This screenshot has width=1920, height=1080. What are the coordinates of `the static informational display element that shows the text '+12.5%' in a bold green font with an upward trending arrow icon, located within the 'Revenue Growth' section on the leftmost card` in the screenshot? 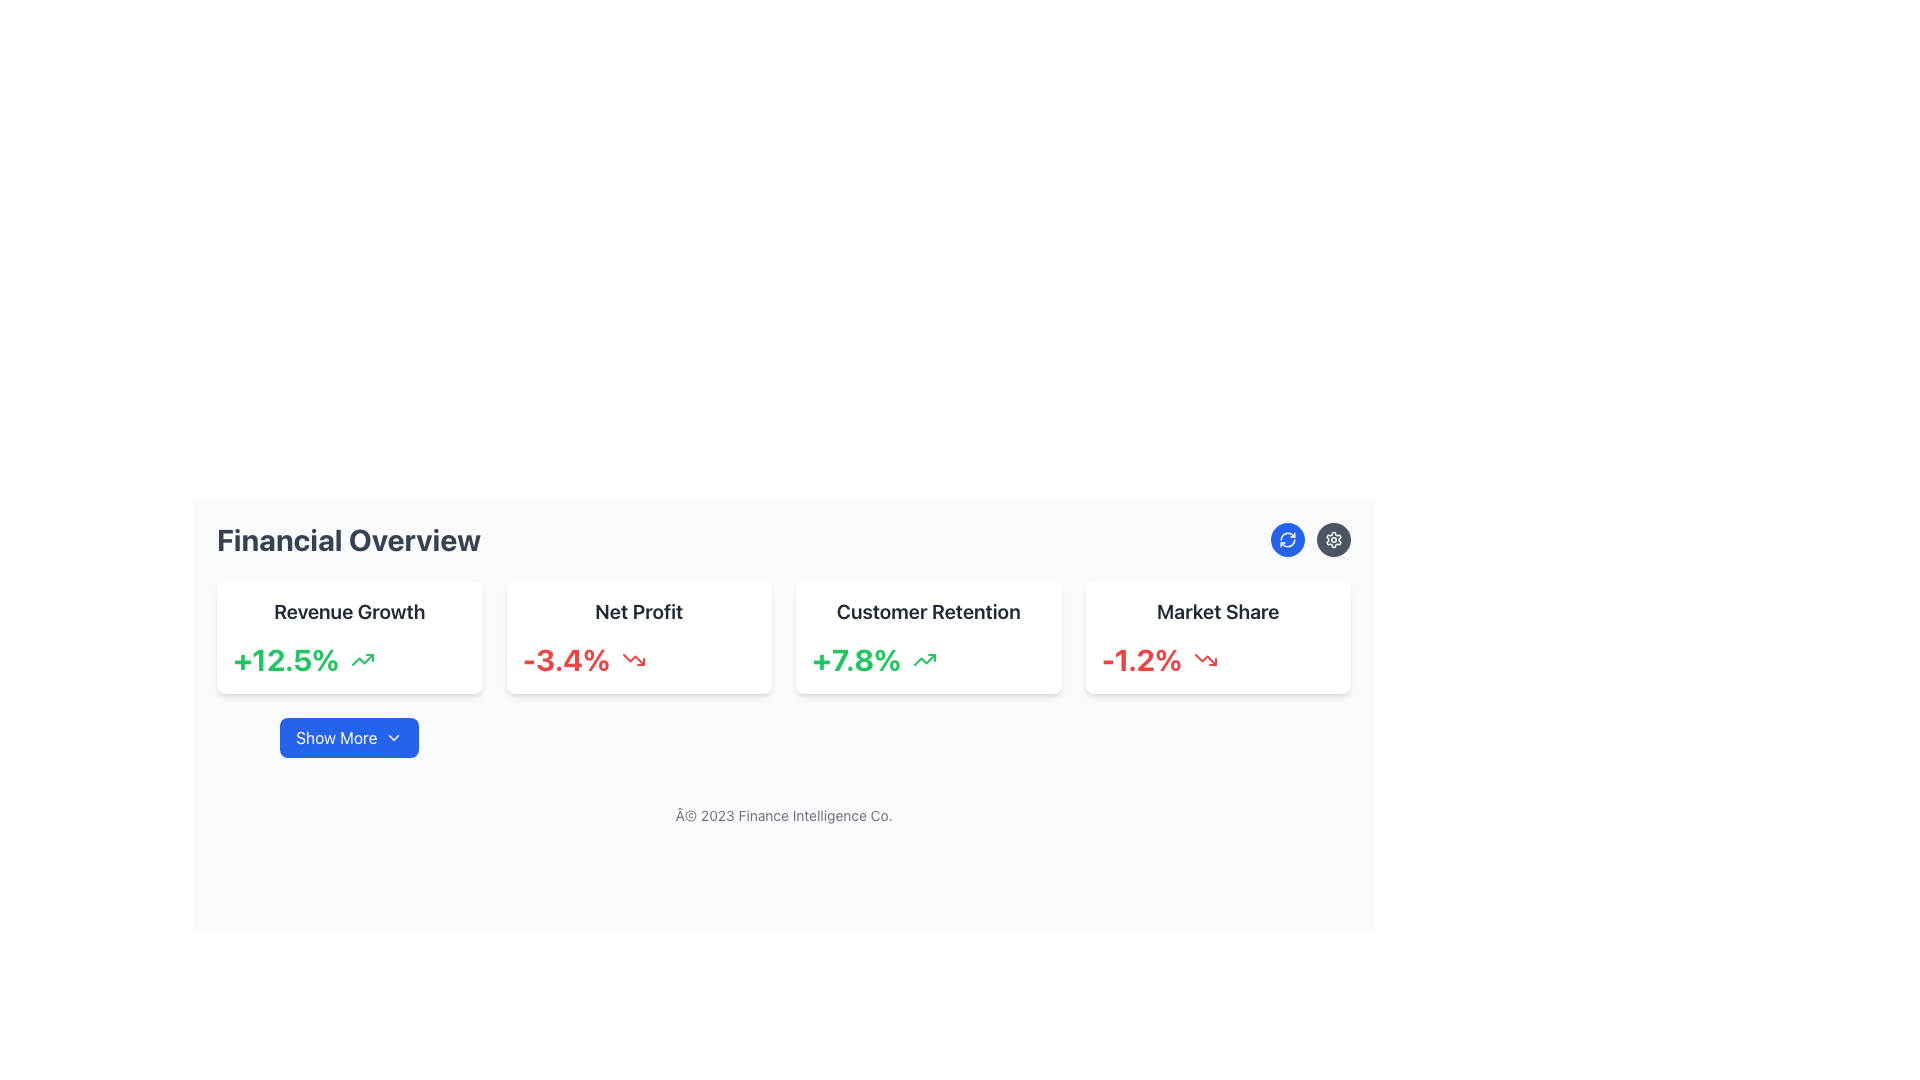 It's located at (349, 659).